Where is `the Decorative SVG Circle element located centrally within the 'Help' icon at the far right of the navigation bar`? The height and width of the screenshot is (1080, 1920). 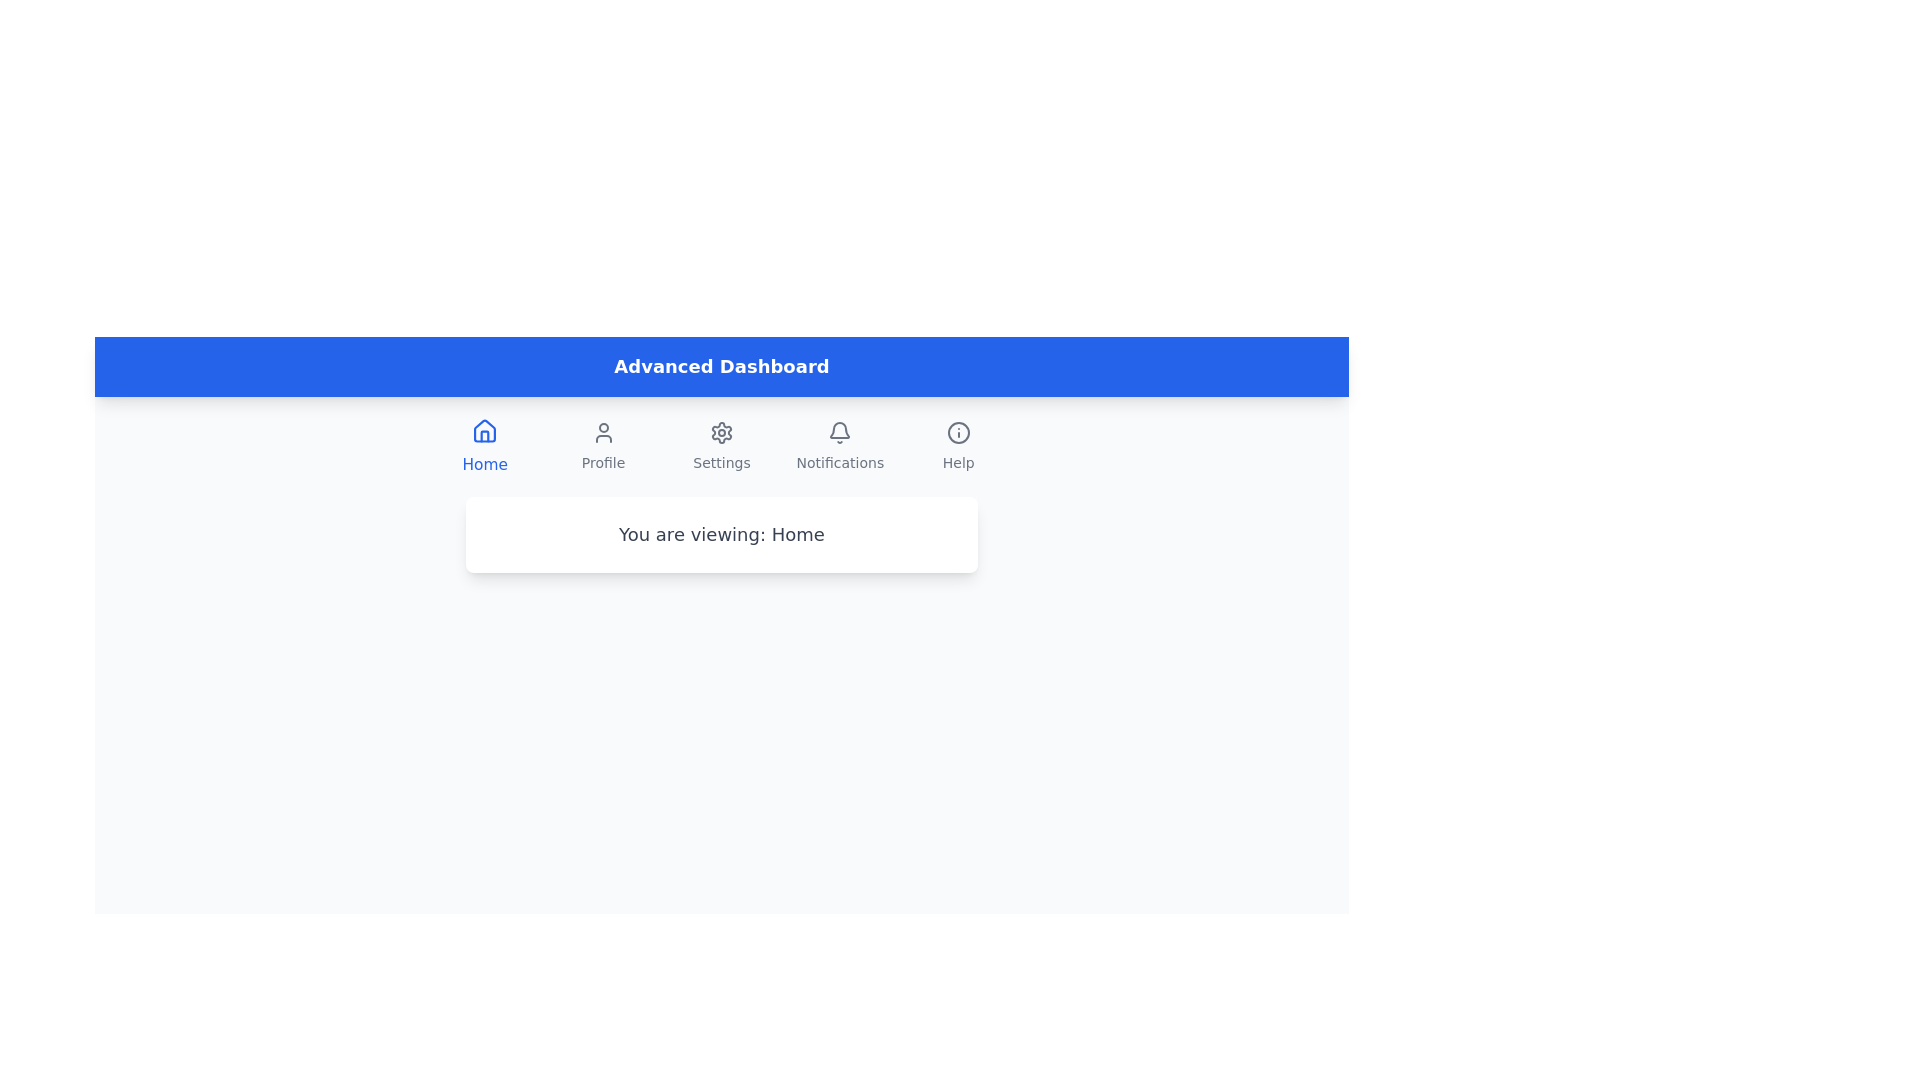 the Decorative SVG Circle element located centrally within the 'Help' icon at the far right of the navigation bar is located at coordinates (957, 431).